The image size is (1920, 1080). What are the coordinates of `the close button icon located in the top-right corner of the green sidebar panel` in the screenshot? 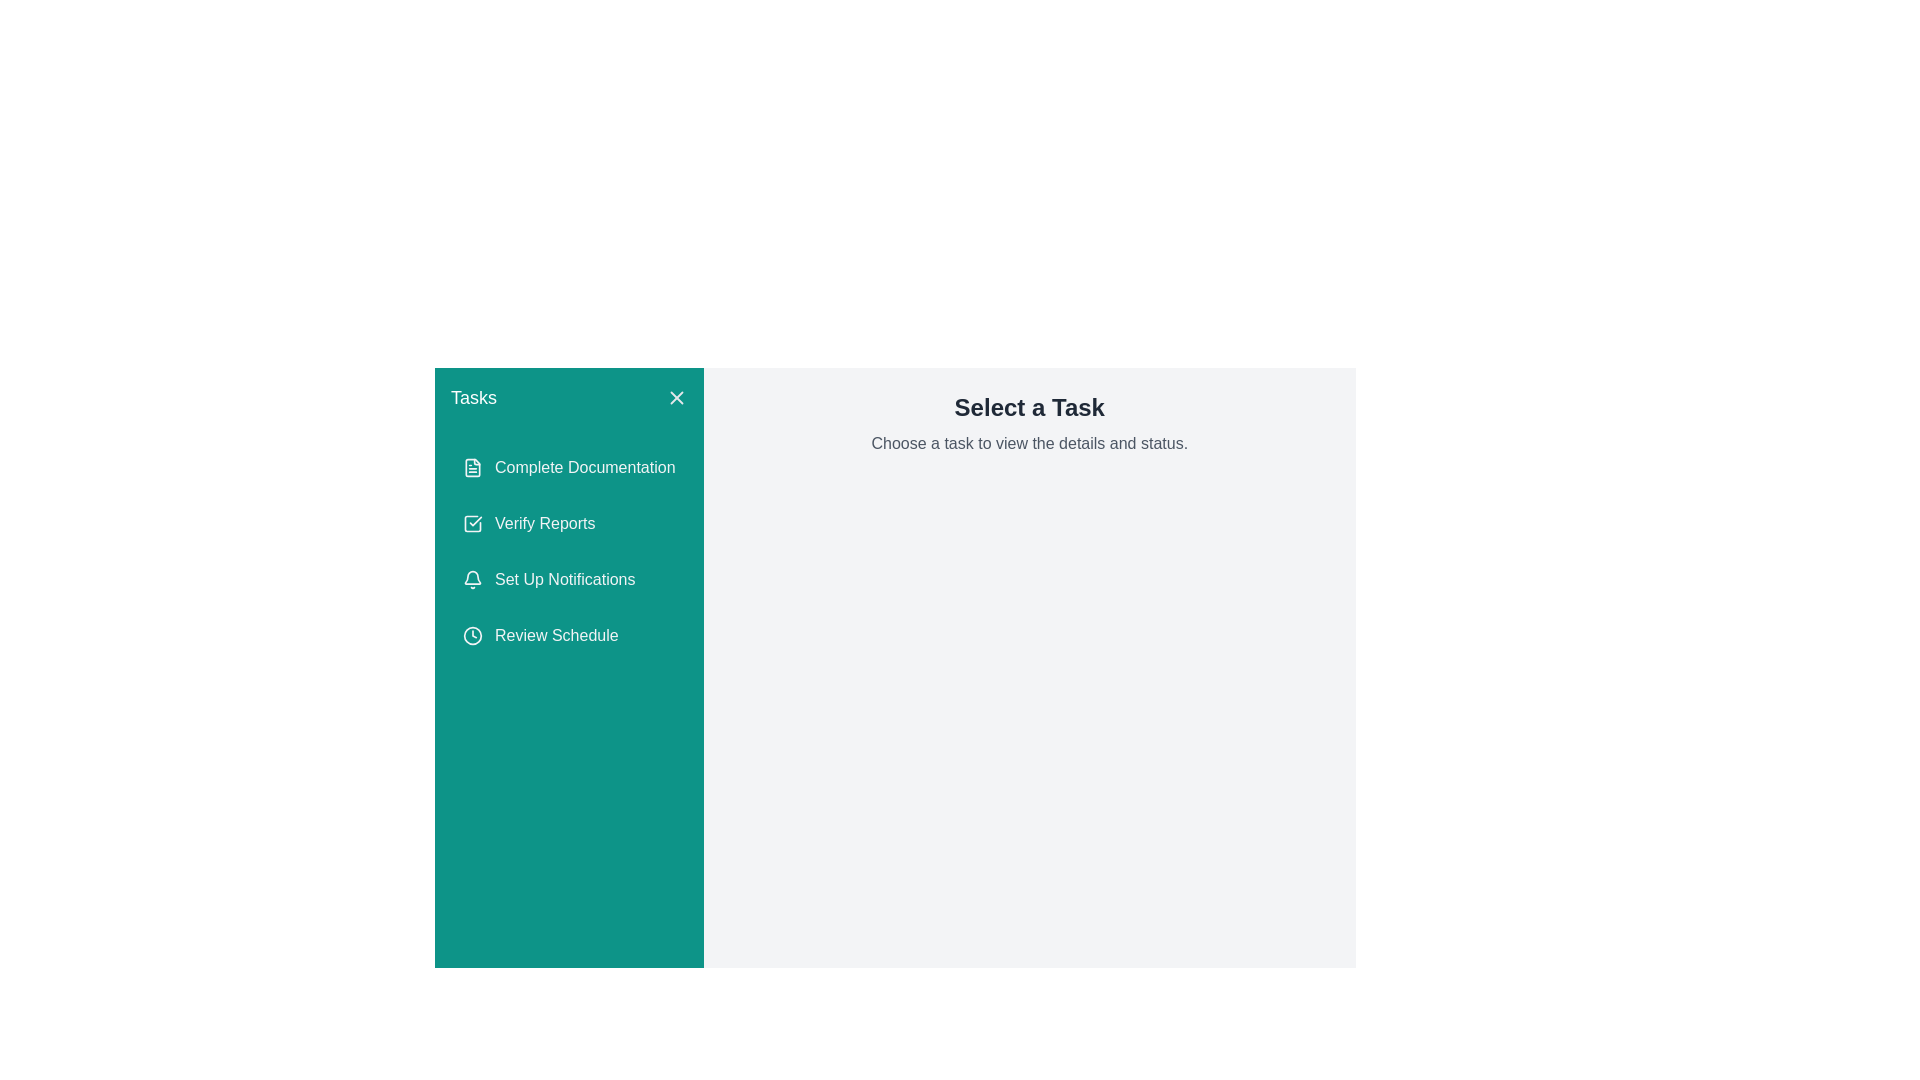 It's located at (676, 397).